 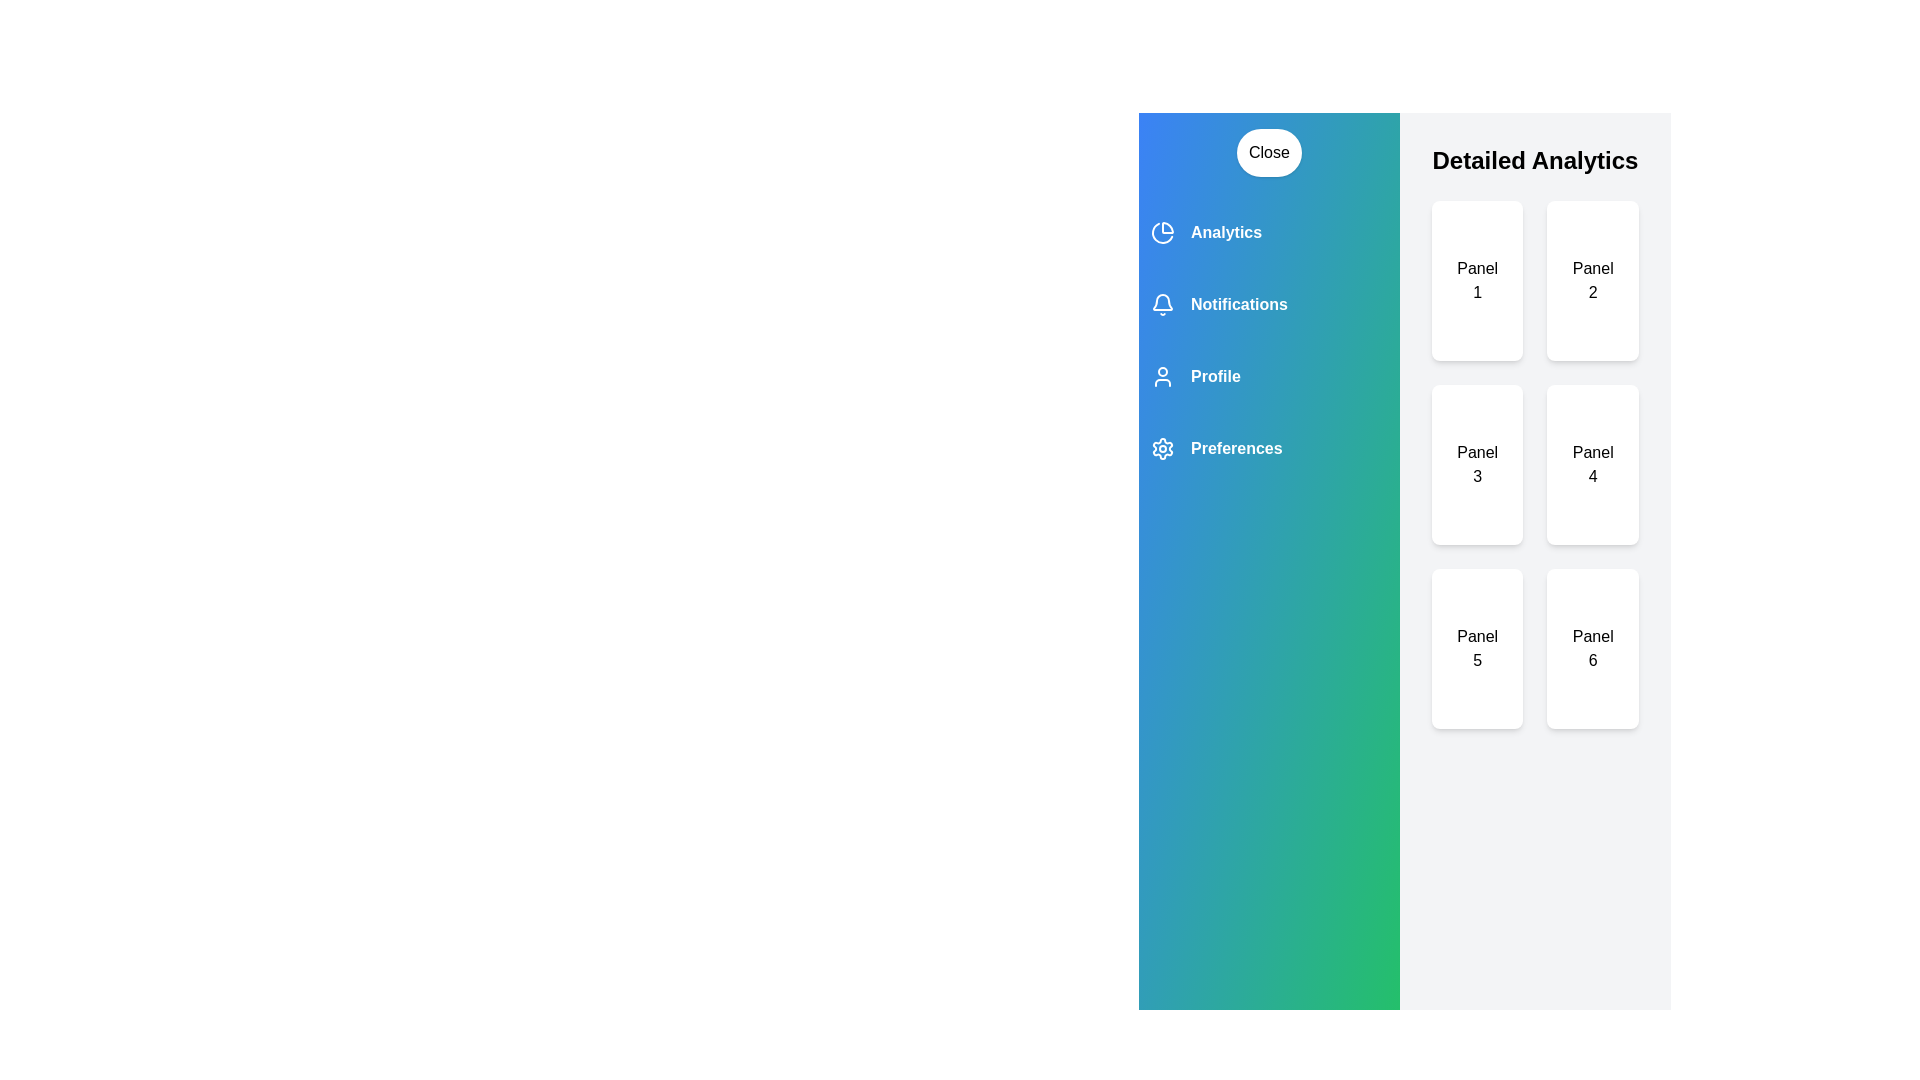 What do you see at coordinates (1267, 304) in the screenshot?
I see `the category Notifications to observe its visual feedback` at bounding box center [1267, 304].